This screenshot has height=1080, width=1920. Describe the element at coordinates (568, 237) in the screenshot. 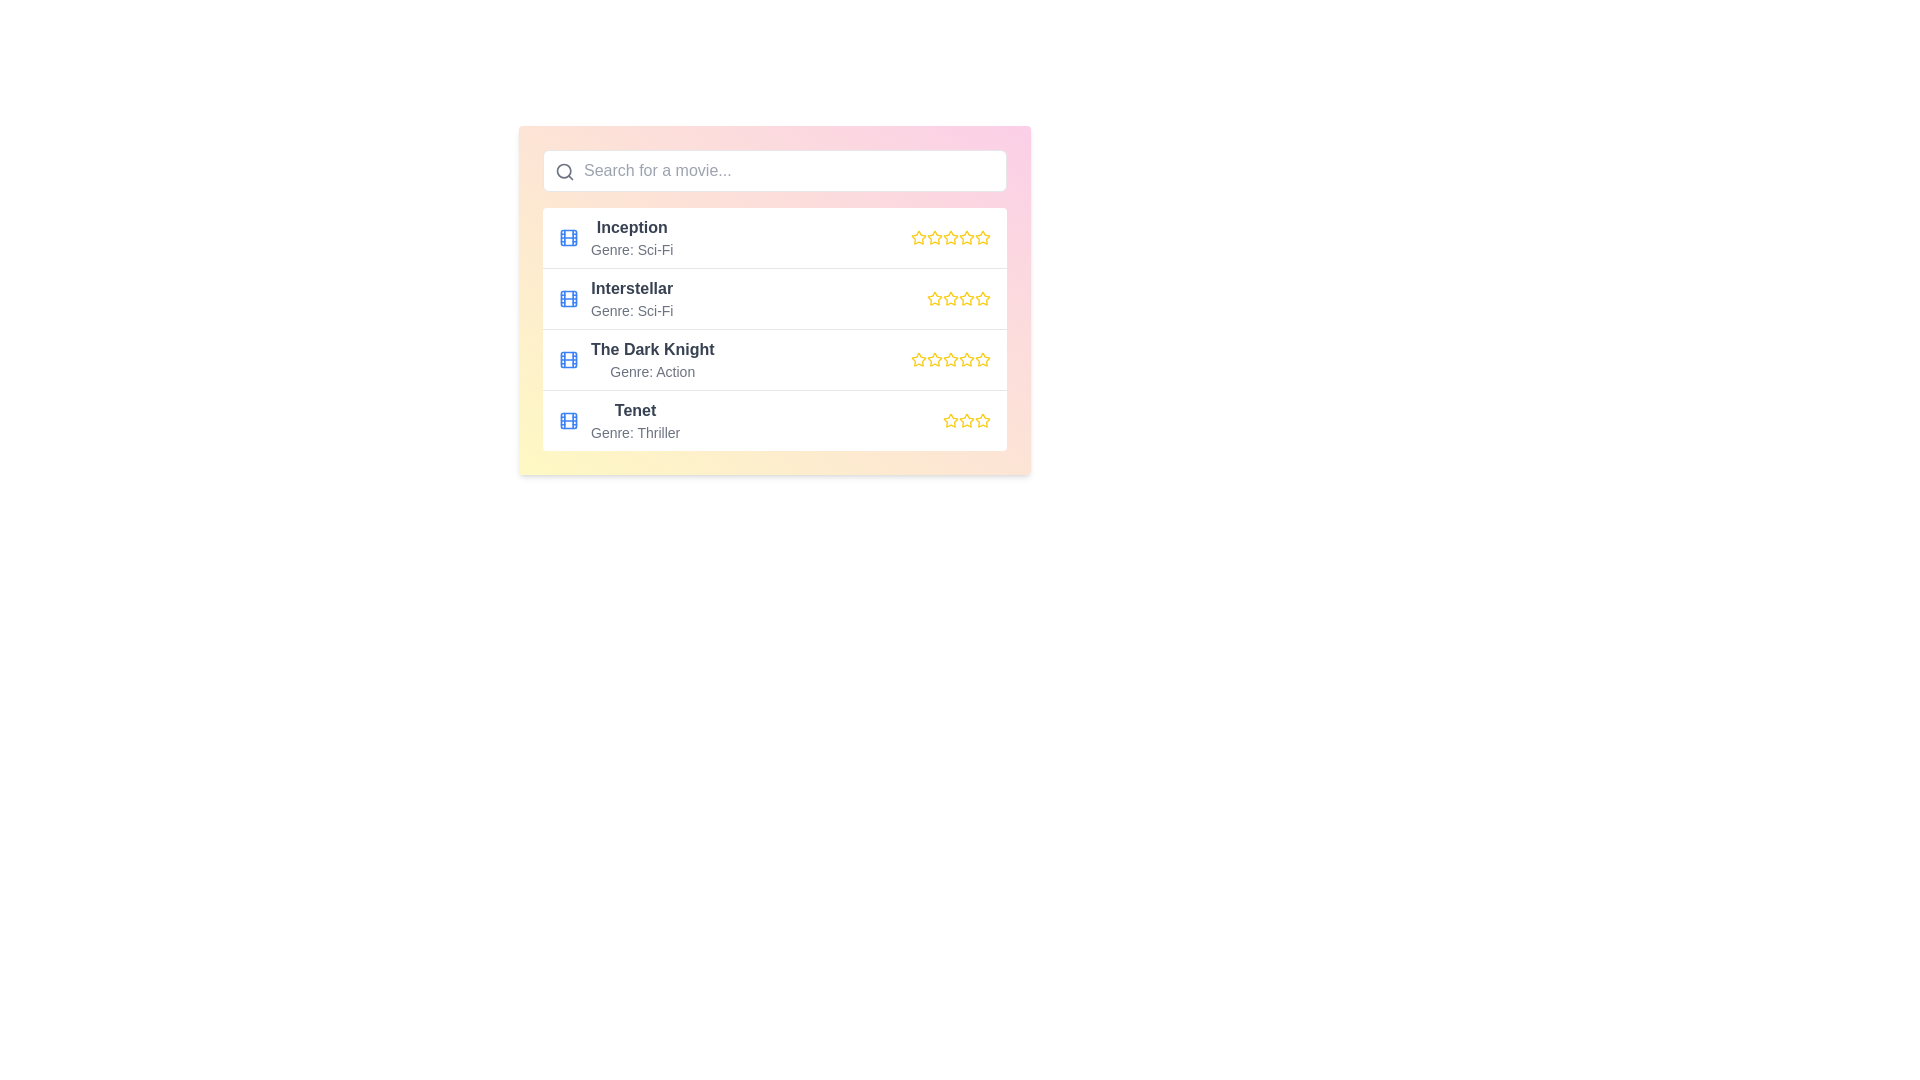

I see `the topmost blue rectangle of the film reel icon located beside the 'Inception' movie title to focus or select the associated movie` at that location.